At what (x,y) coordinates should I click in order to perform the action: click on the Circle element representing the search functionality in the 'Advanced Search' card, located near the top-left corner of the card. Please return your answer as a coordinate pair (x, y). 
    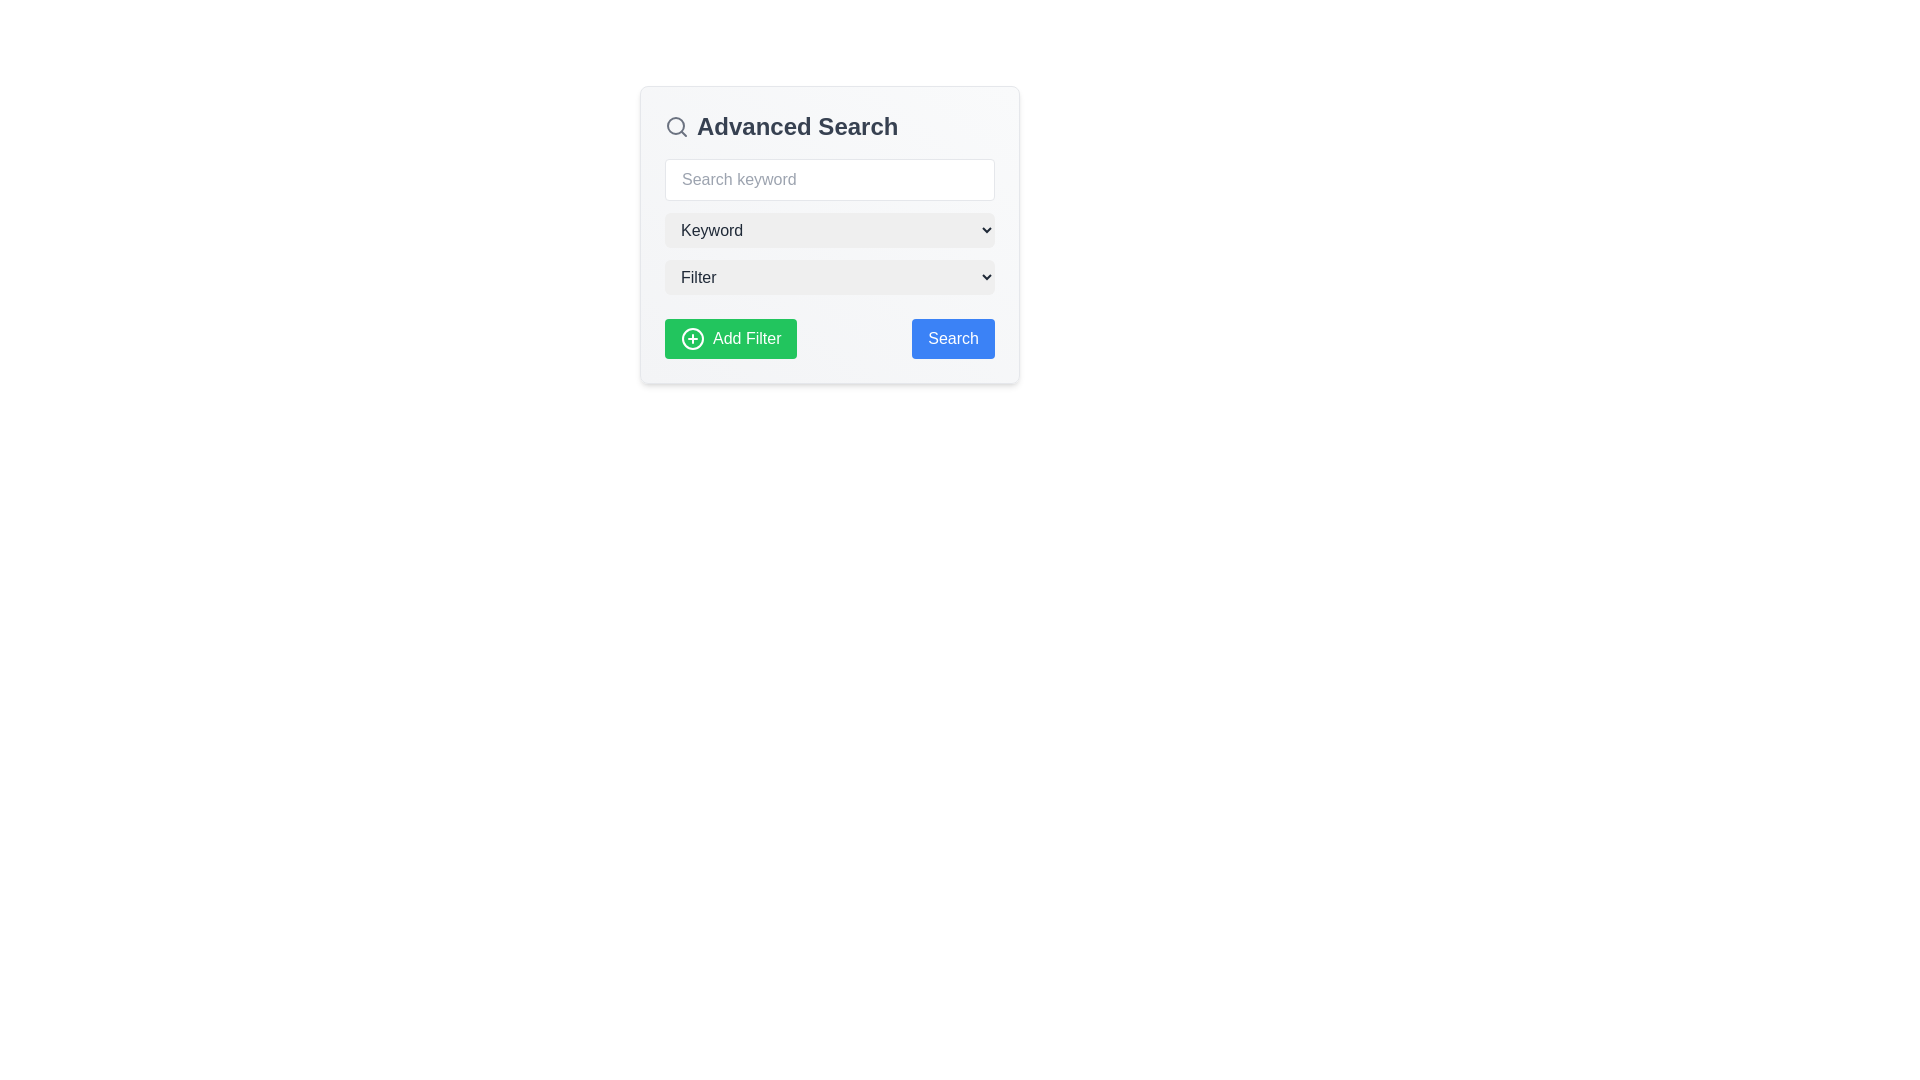
    Looking at the image, I should click on (676, 126).